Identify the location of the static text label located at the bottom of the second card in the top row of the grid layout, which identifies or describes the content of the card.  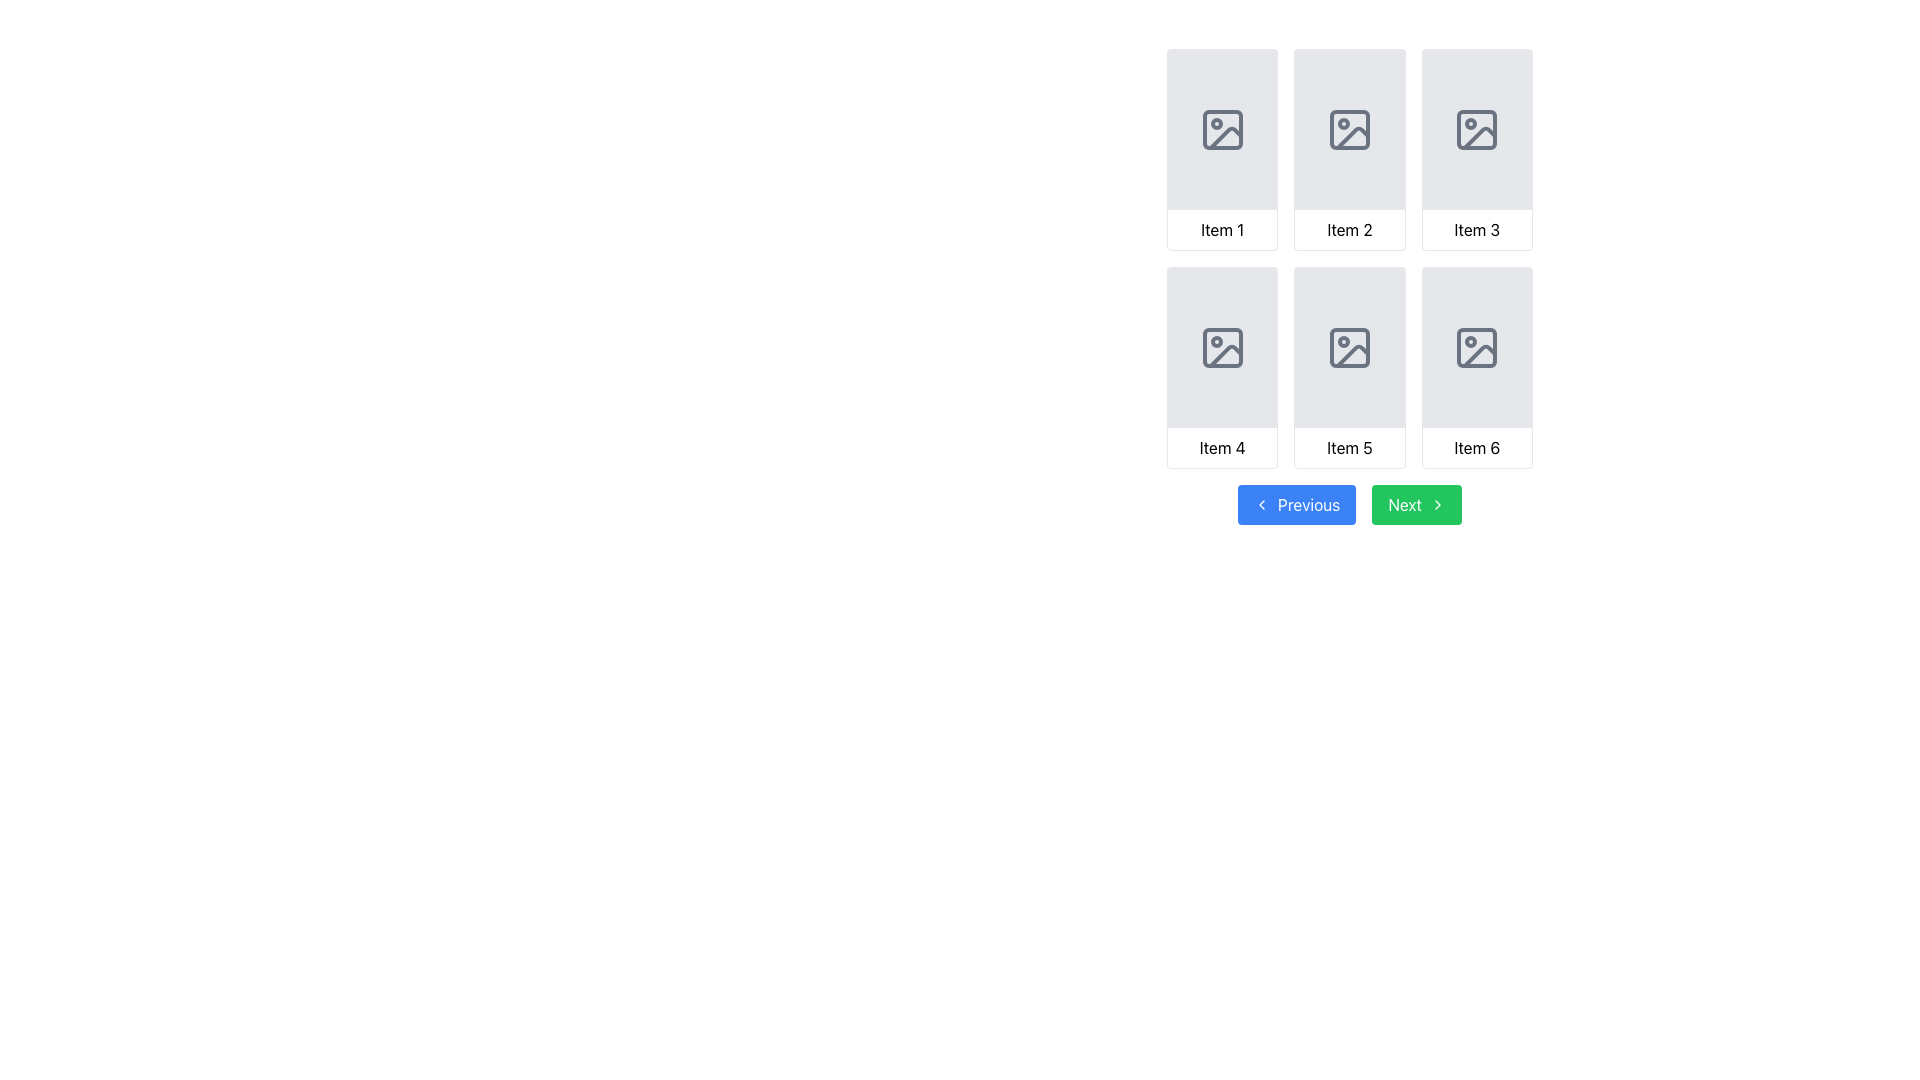
(1349, 229).